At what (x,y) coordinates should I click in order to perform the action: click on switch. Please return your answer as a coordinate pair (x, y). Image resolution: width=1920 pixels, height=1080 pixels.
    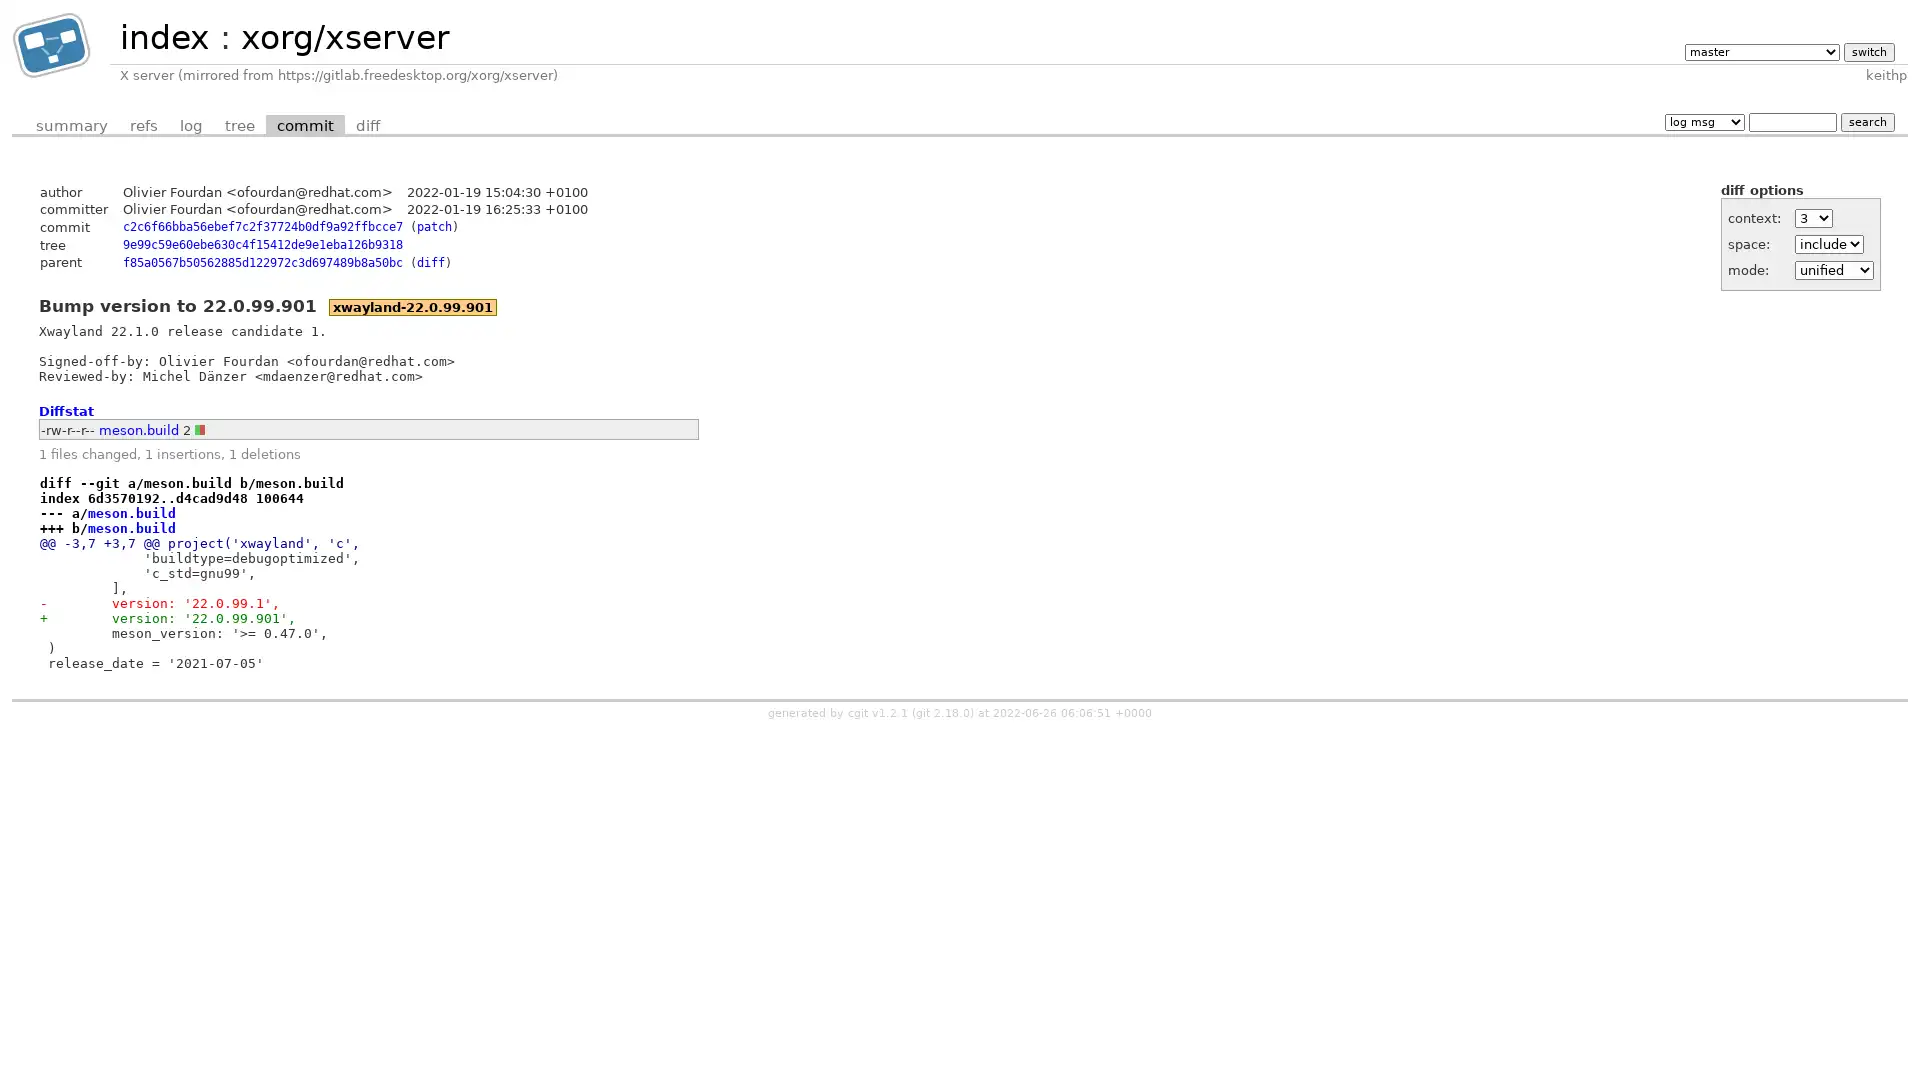
    Looking at the image, I should click on (1867, 50).